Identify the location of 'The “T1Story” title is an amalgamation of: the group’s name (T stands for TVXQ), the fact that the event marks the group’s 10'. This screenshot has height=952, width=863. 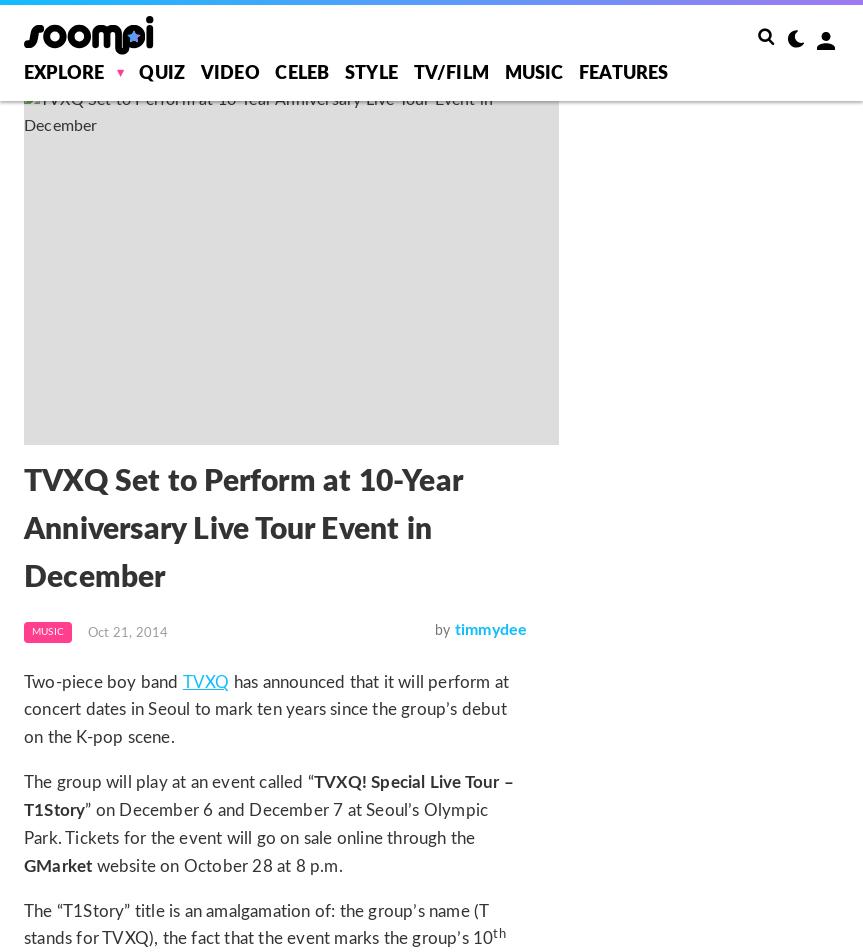
(23, 924).